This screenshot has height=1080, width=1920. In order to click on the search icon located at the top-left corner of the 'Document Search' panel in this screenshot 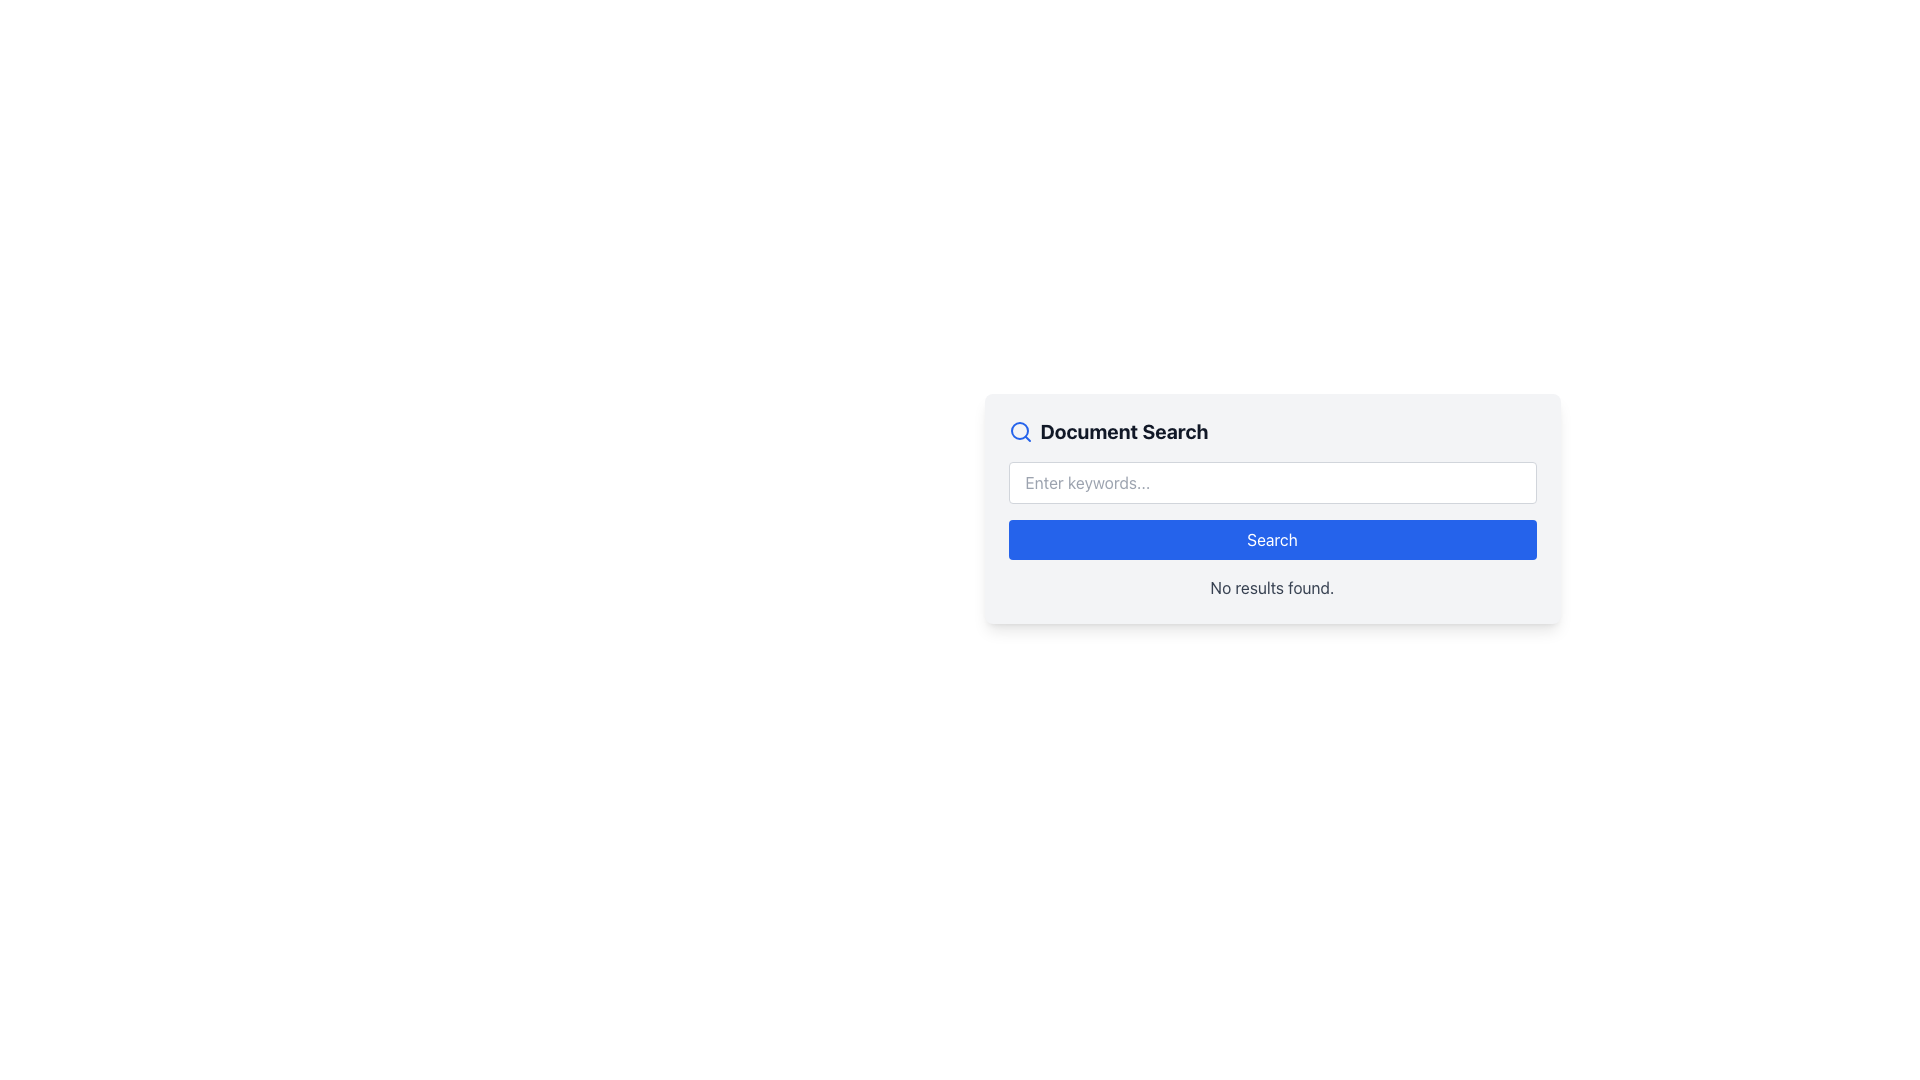, I will do `click(1020, 431)`.